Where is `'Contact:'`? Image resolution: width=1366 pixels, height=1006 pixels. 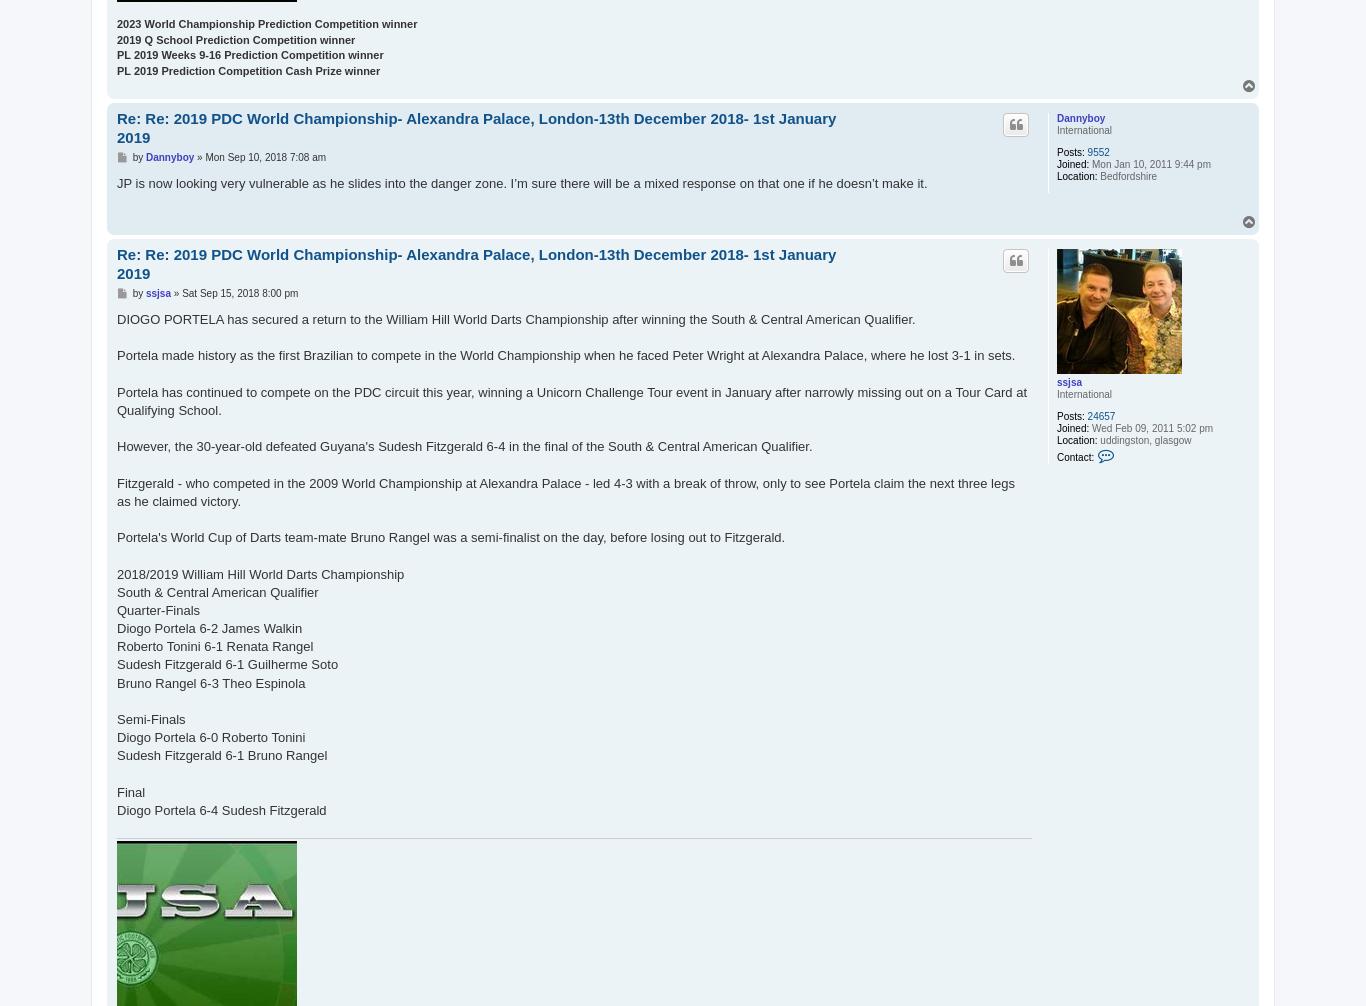
'Contact:' is located at coordinates (1074, 455).